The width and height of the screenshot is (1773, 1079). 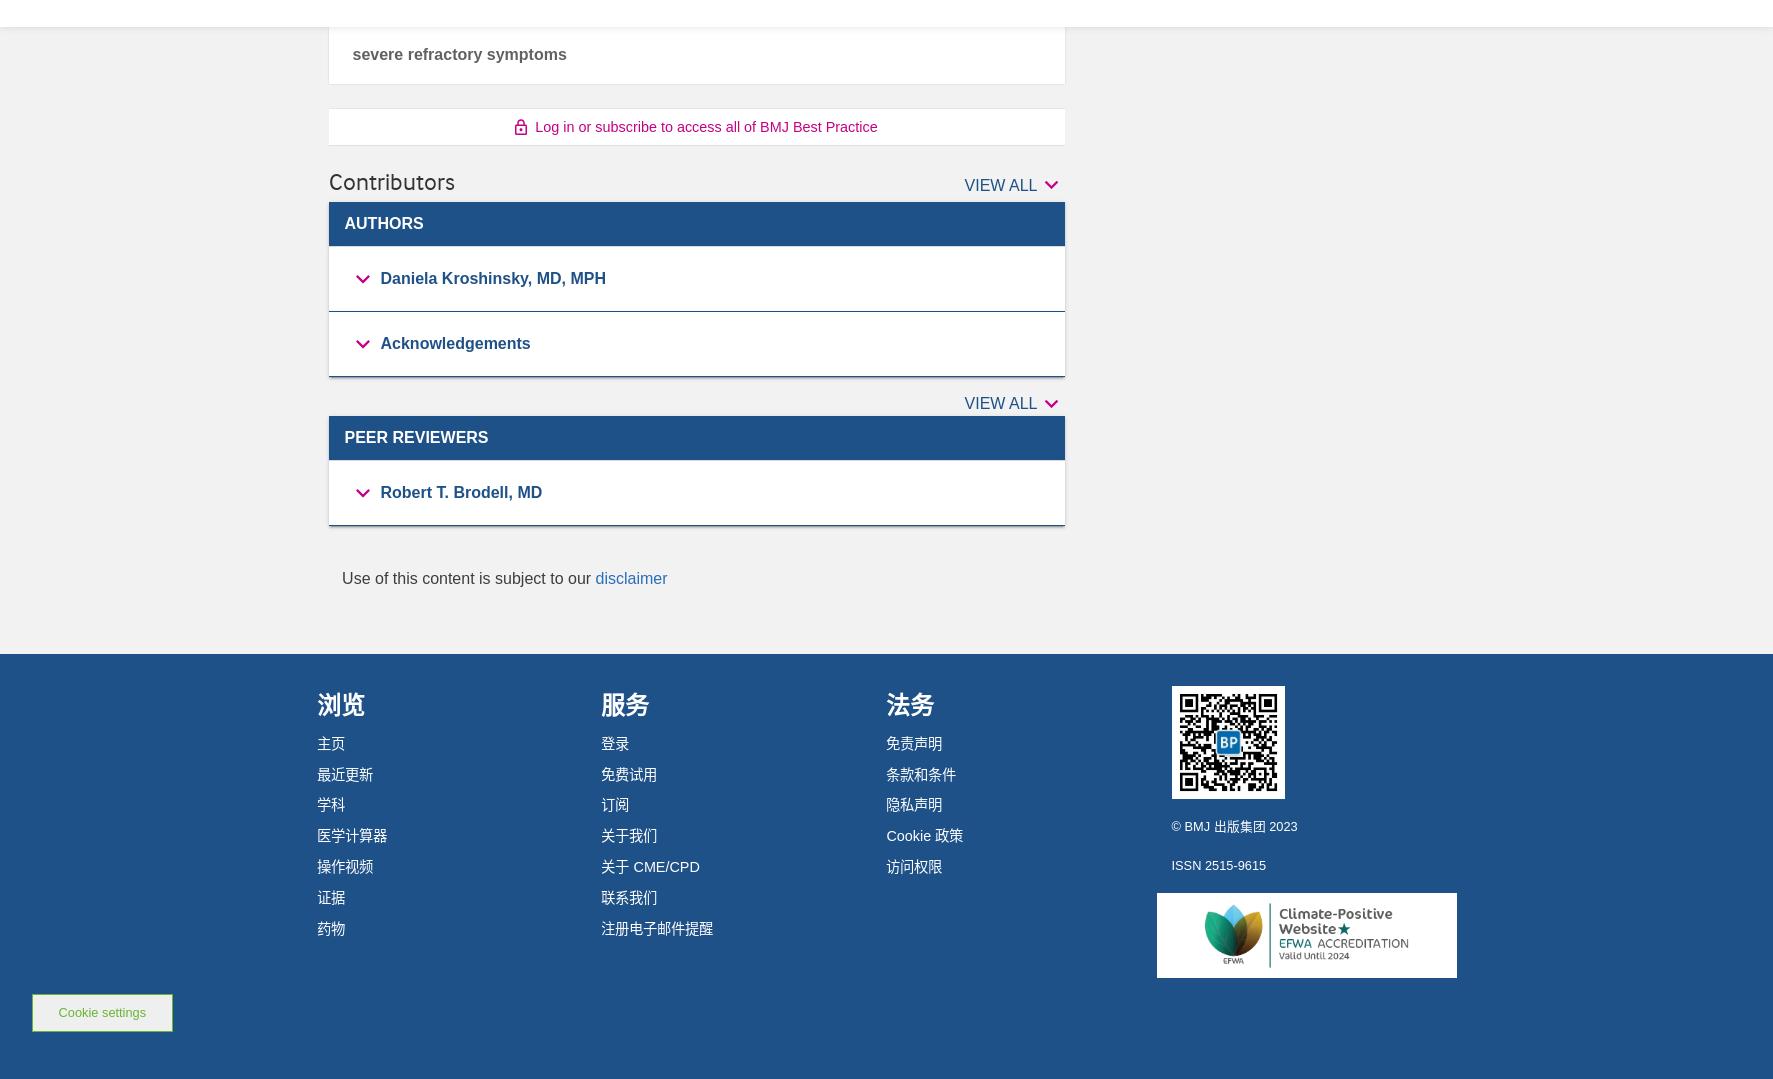 What do you see at coordinates (561, 612) in the screenshot?
I see `'Northeastern Ohio Universities College of Medicine'` at bounding box center [561, 612].